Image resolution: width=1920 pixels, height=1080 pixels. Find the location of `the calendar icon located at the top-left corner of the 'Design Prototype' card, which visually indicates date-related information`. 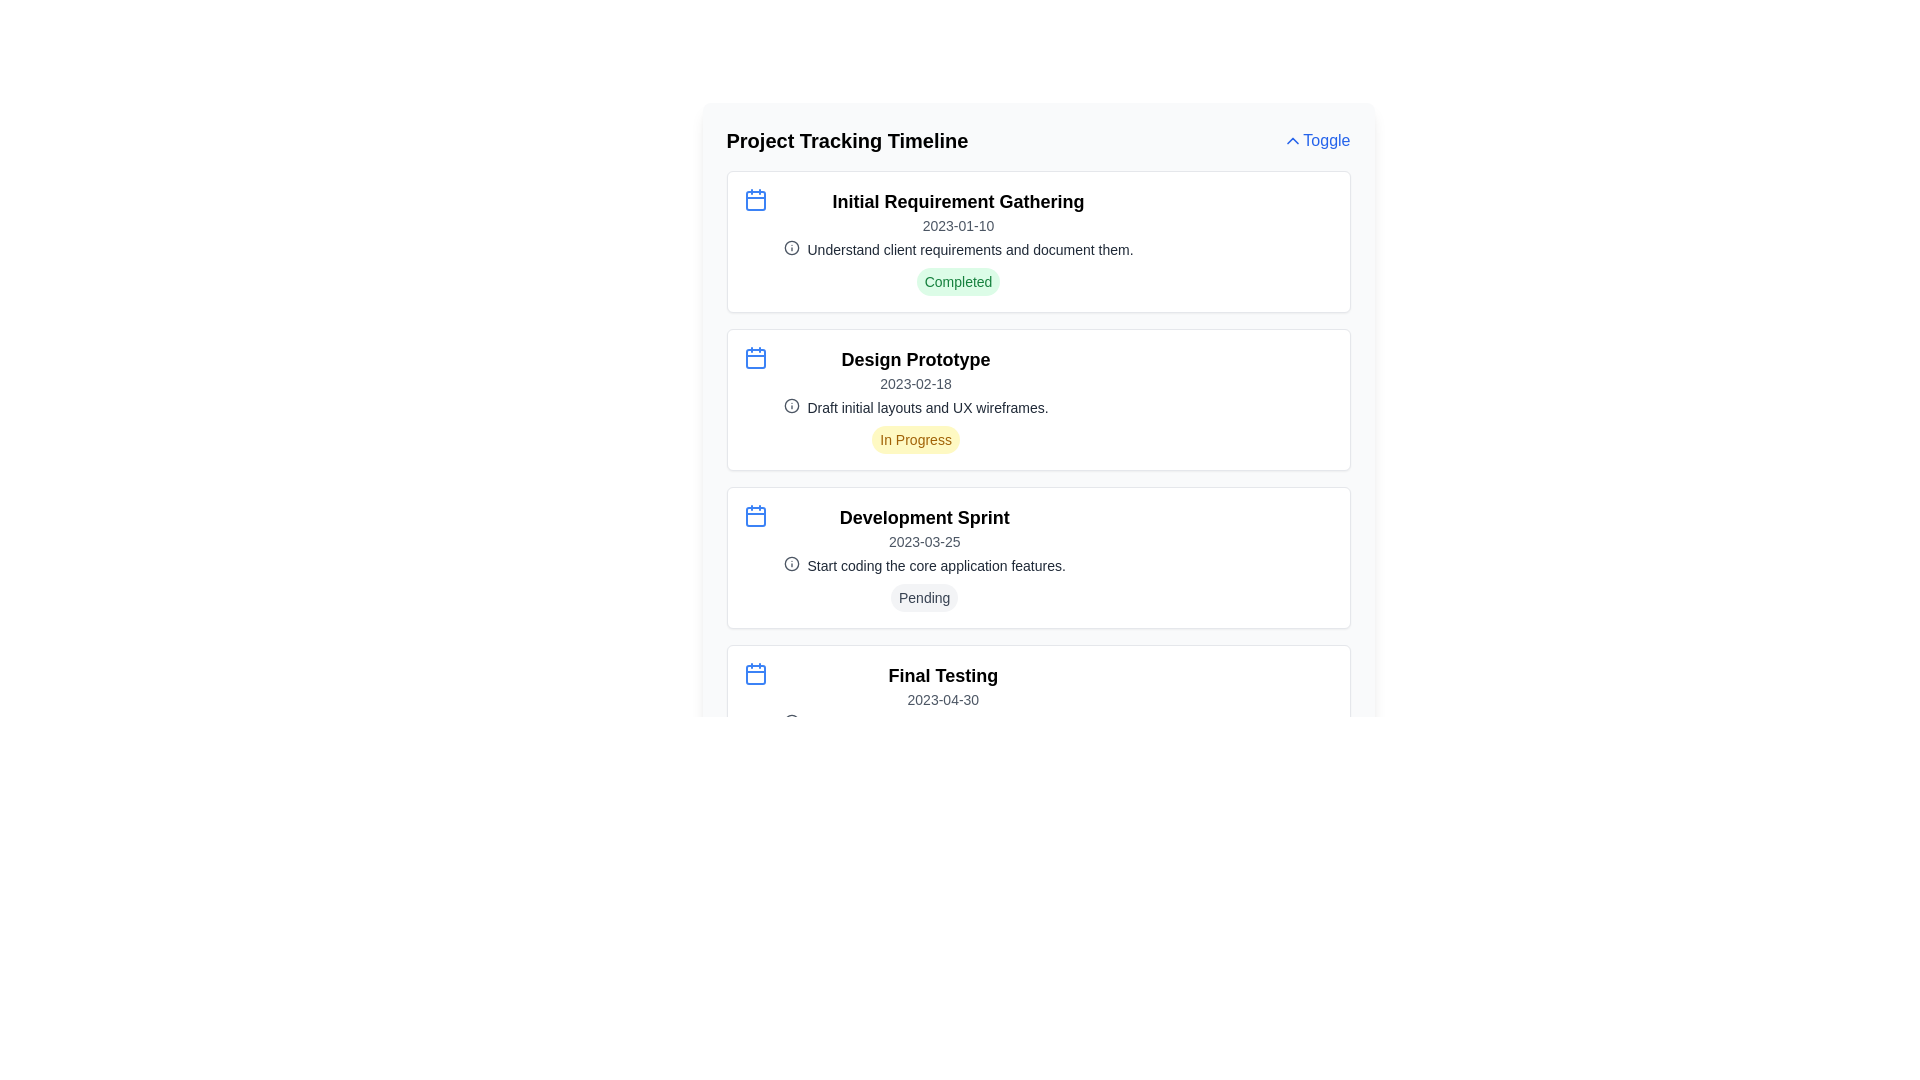

the calendar icon located at the top-left corner of the 'Design Prototype' card, which visually indicates date-related information is located at coordinates (754, 357).